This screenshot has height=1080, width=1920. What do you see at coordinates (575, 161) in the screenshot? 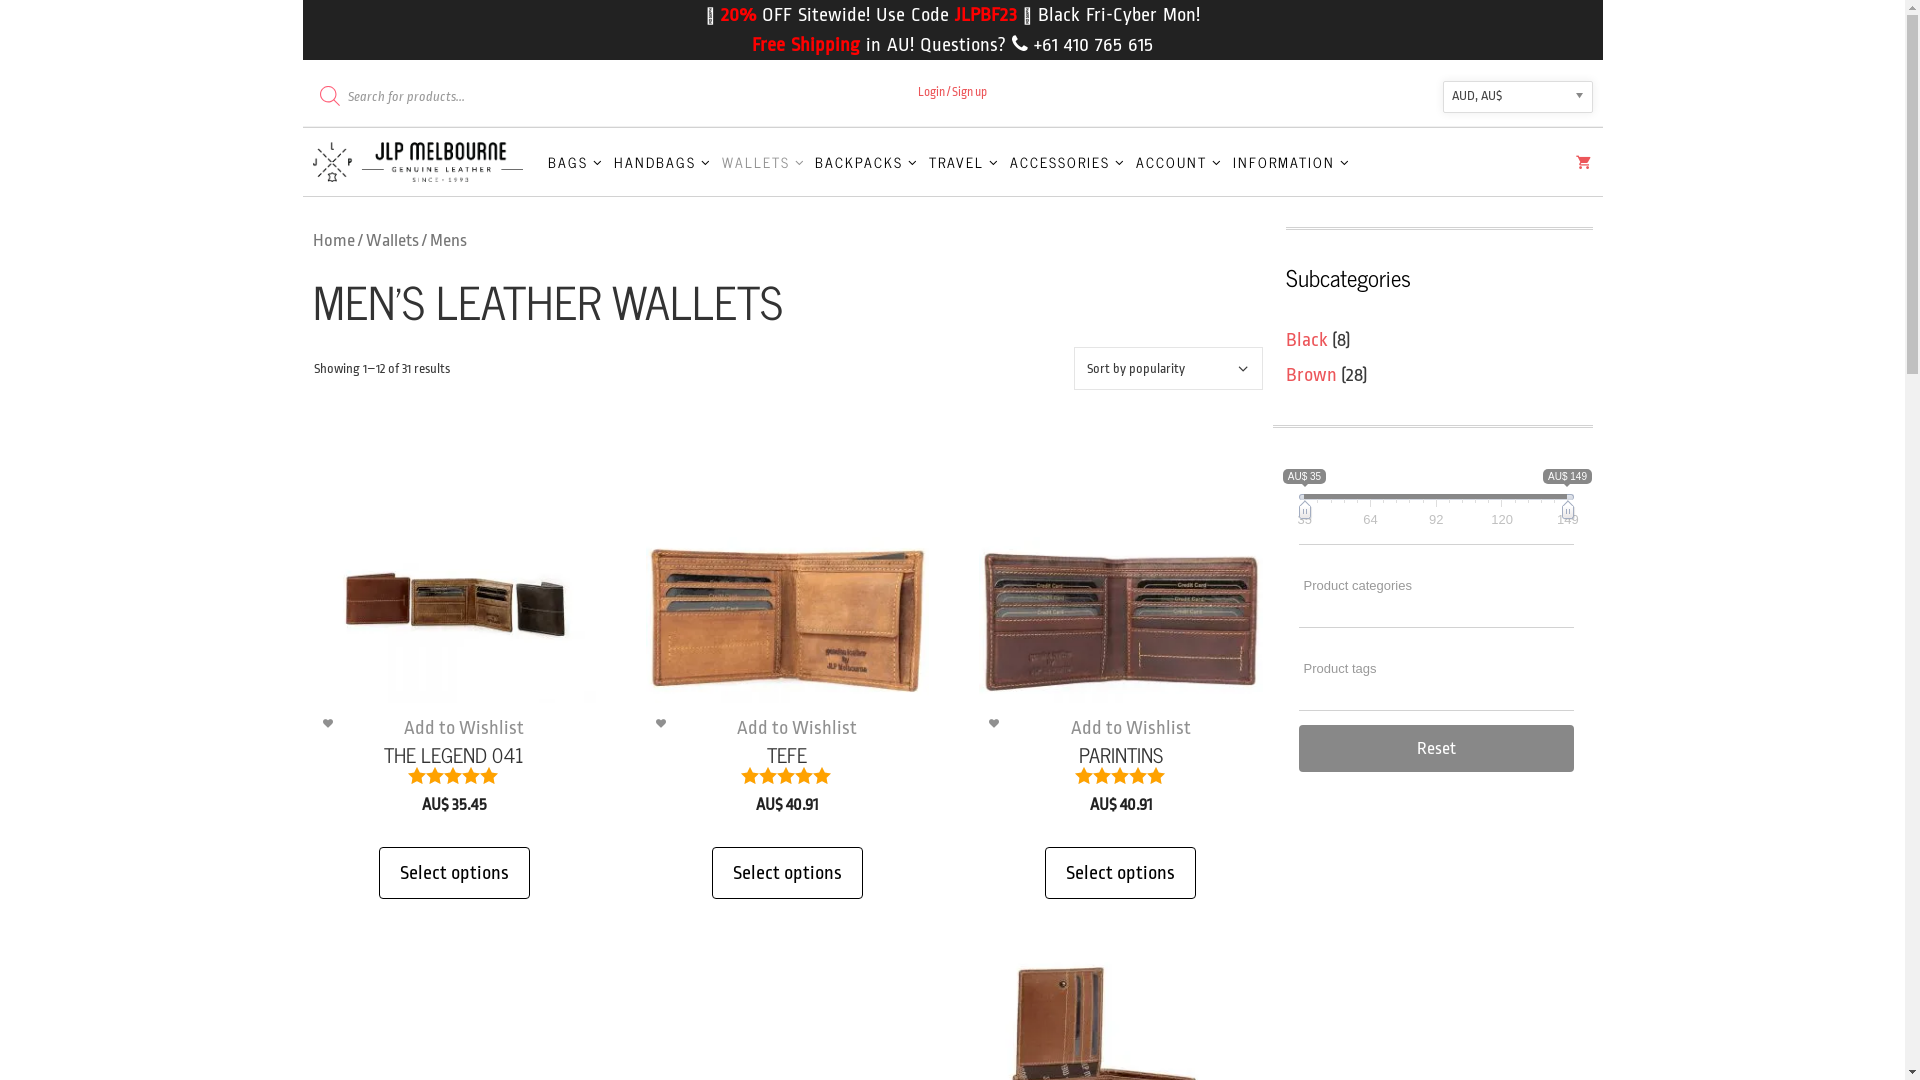
I see `'BAGS'` at bounding box center [575, 161].